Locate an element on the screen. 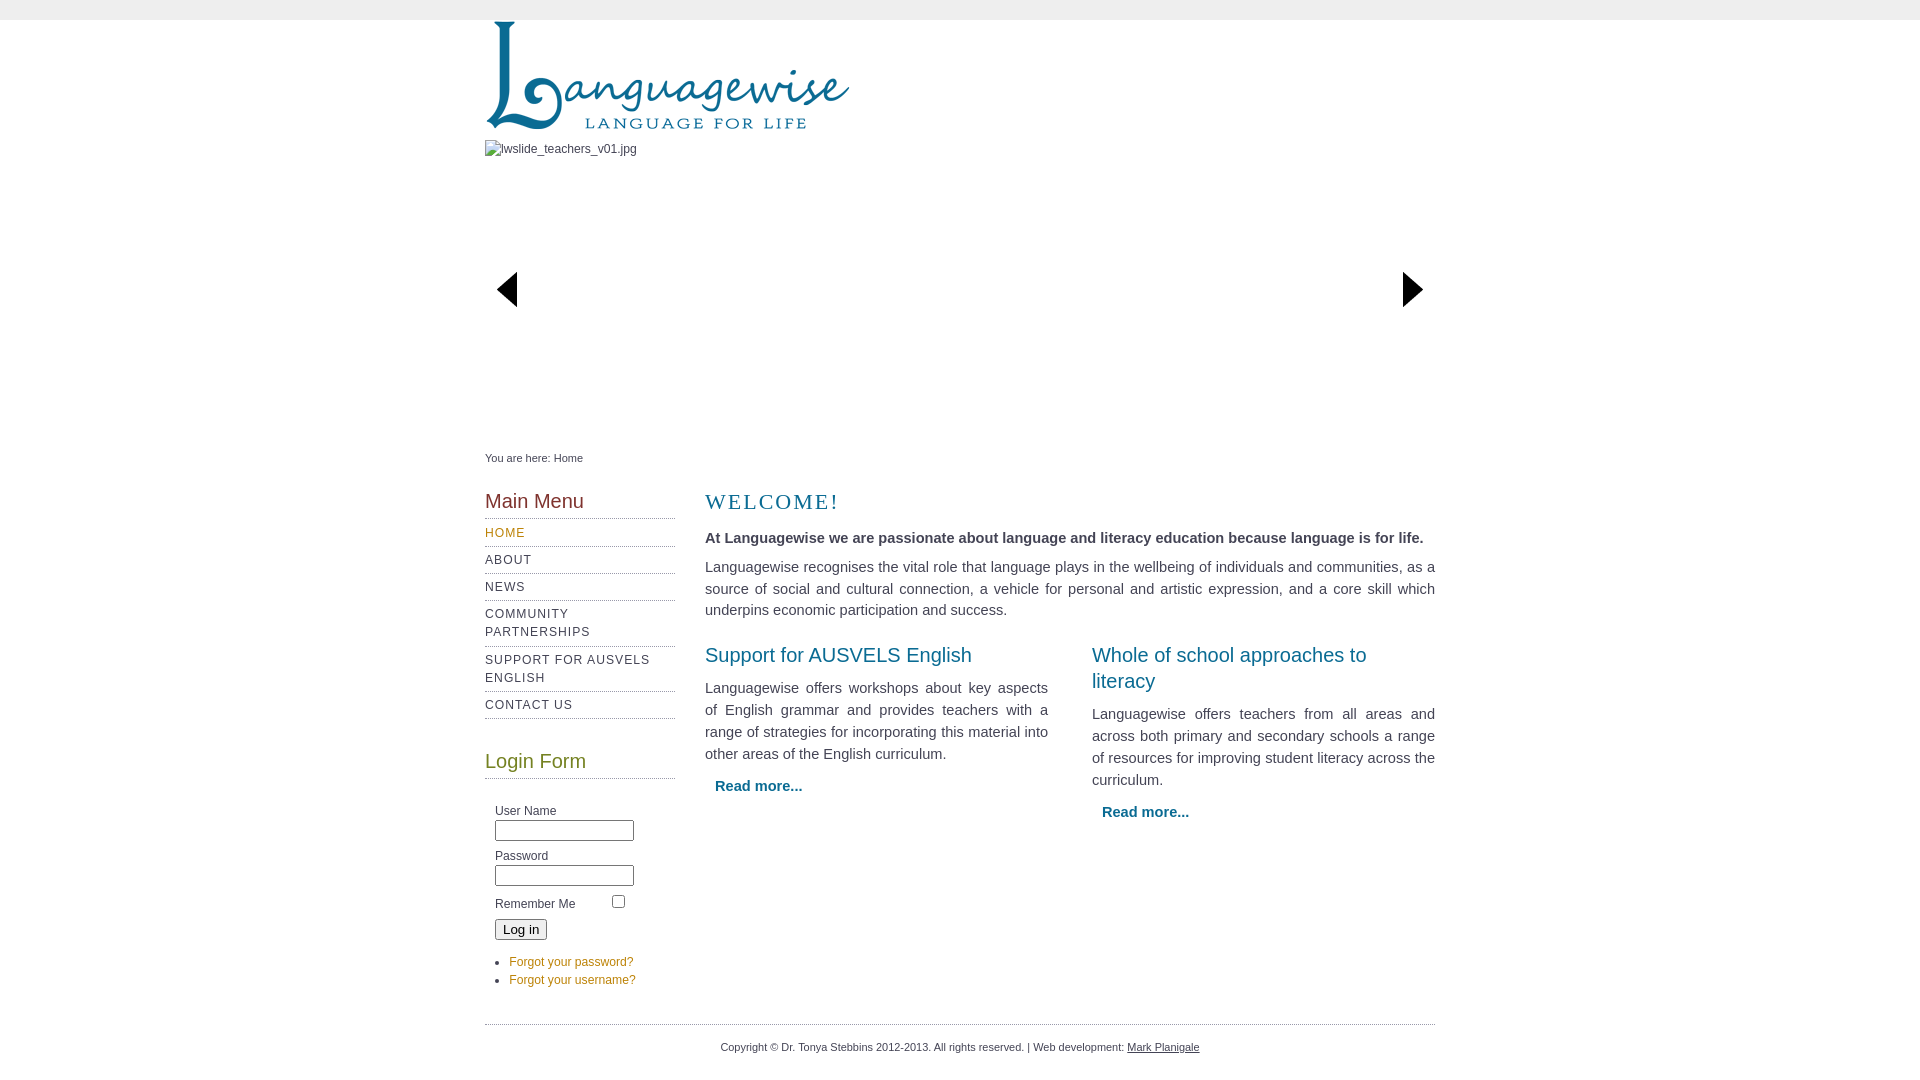 The height and width of the screenshot is (1080, 1920). 'Forgot your password?' is located at coordinates (570, 960).